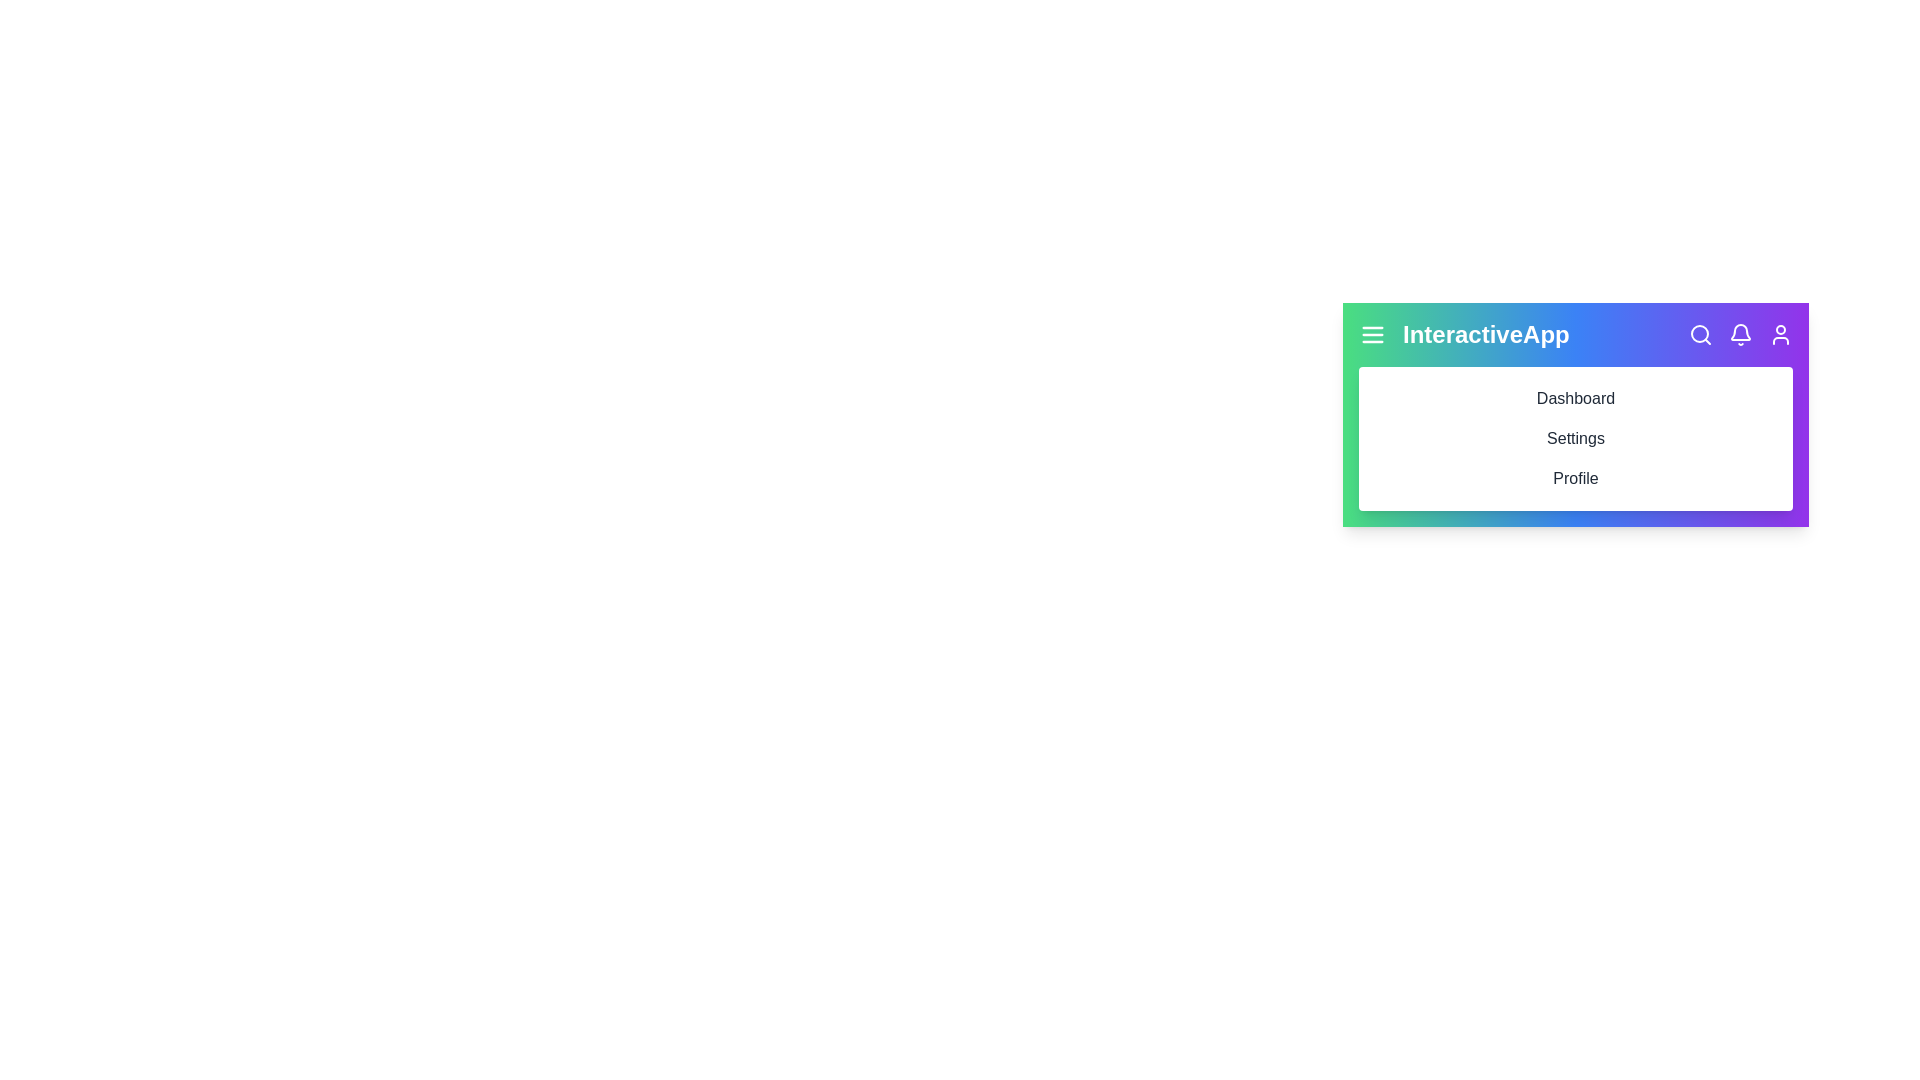  Describe the element at coordinates (1574, 478) in the screenshot. I see `the 'Profile' button in the menu` at that location.